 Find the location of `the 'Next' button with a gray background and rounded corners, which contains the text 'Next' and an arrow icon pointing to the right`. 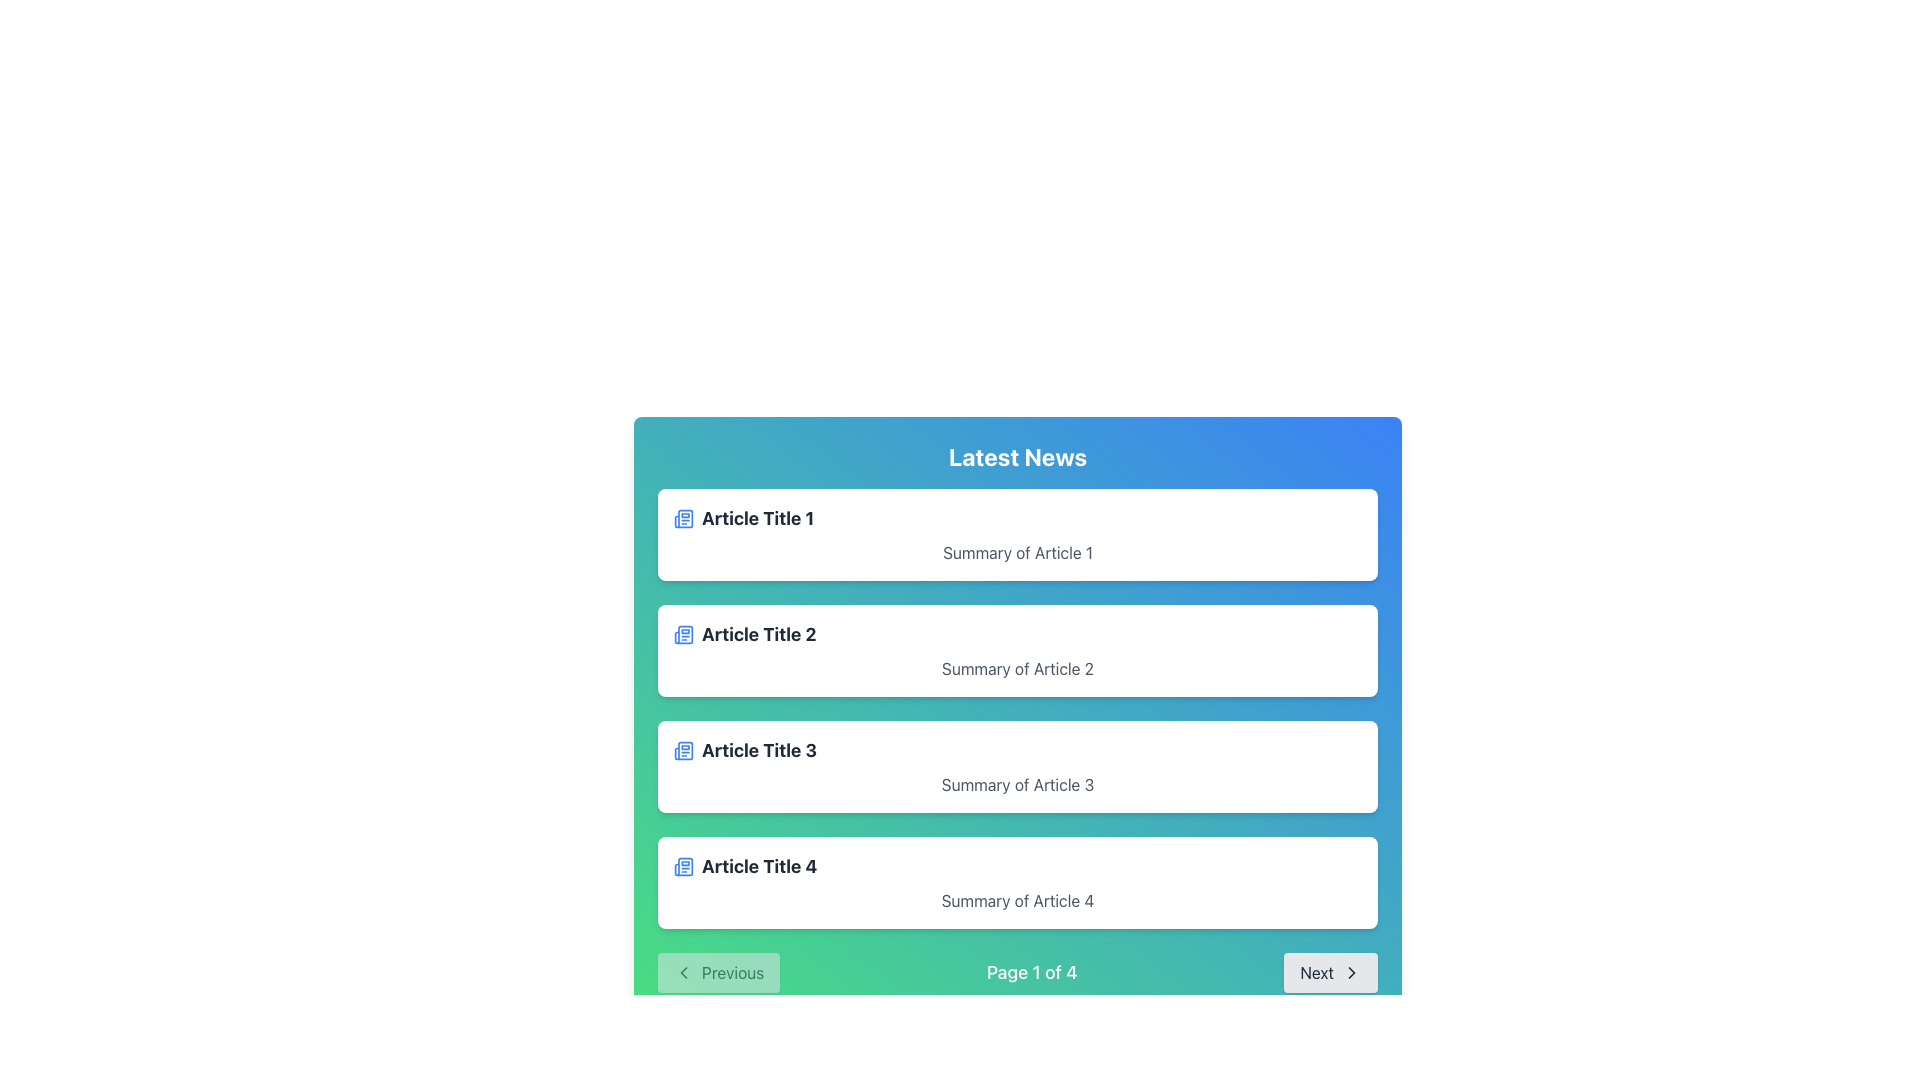

the 'Next' button with a gray background and rounded corners, which contains the text 'Next' and an arrow icon pointing to the right is located at coordinates (1331, 971).